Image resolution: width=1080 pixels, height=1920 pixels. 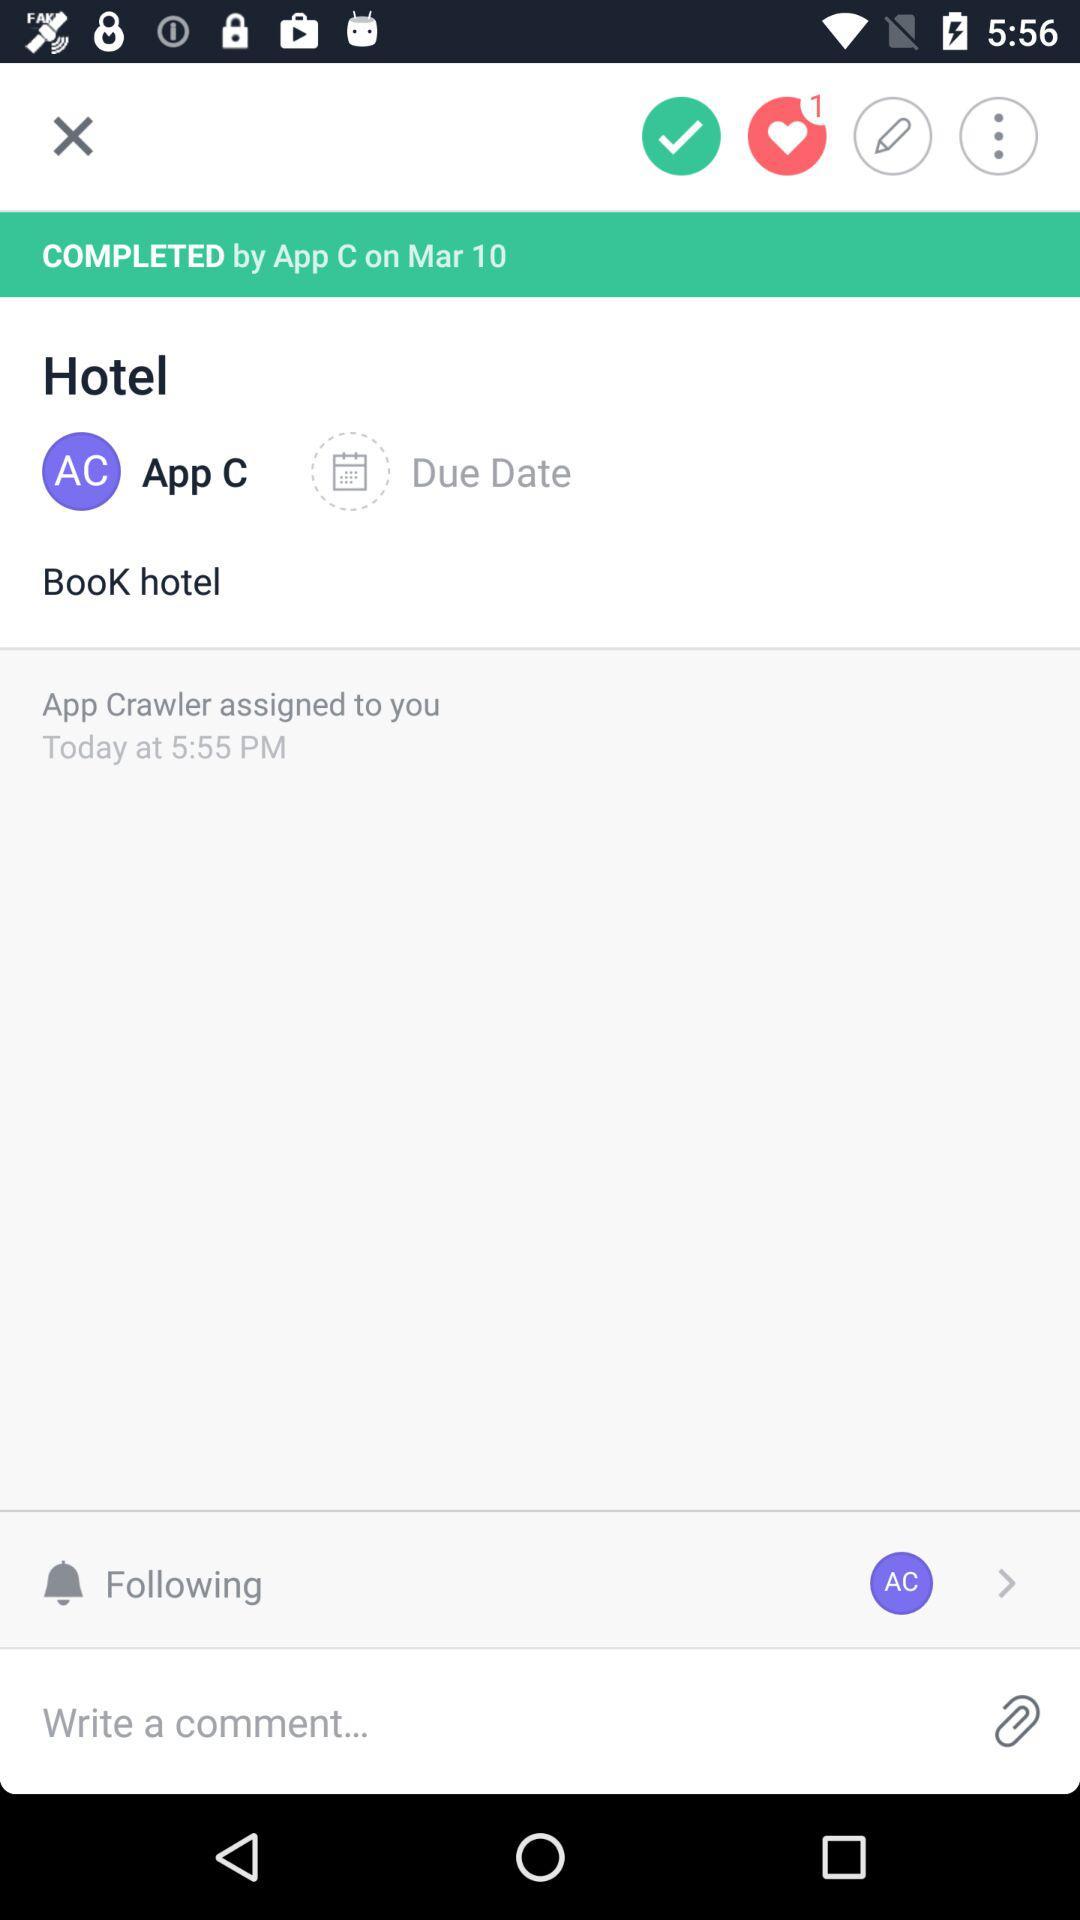 What do you see at coordinates (1012, 135) in the screenshot?
I see `more` at bounding box center [1012, 135].